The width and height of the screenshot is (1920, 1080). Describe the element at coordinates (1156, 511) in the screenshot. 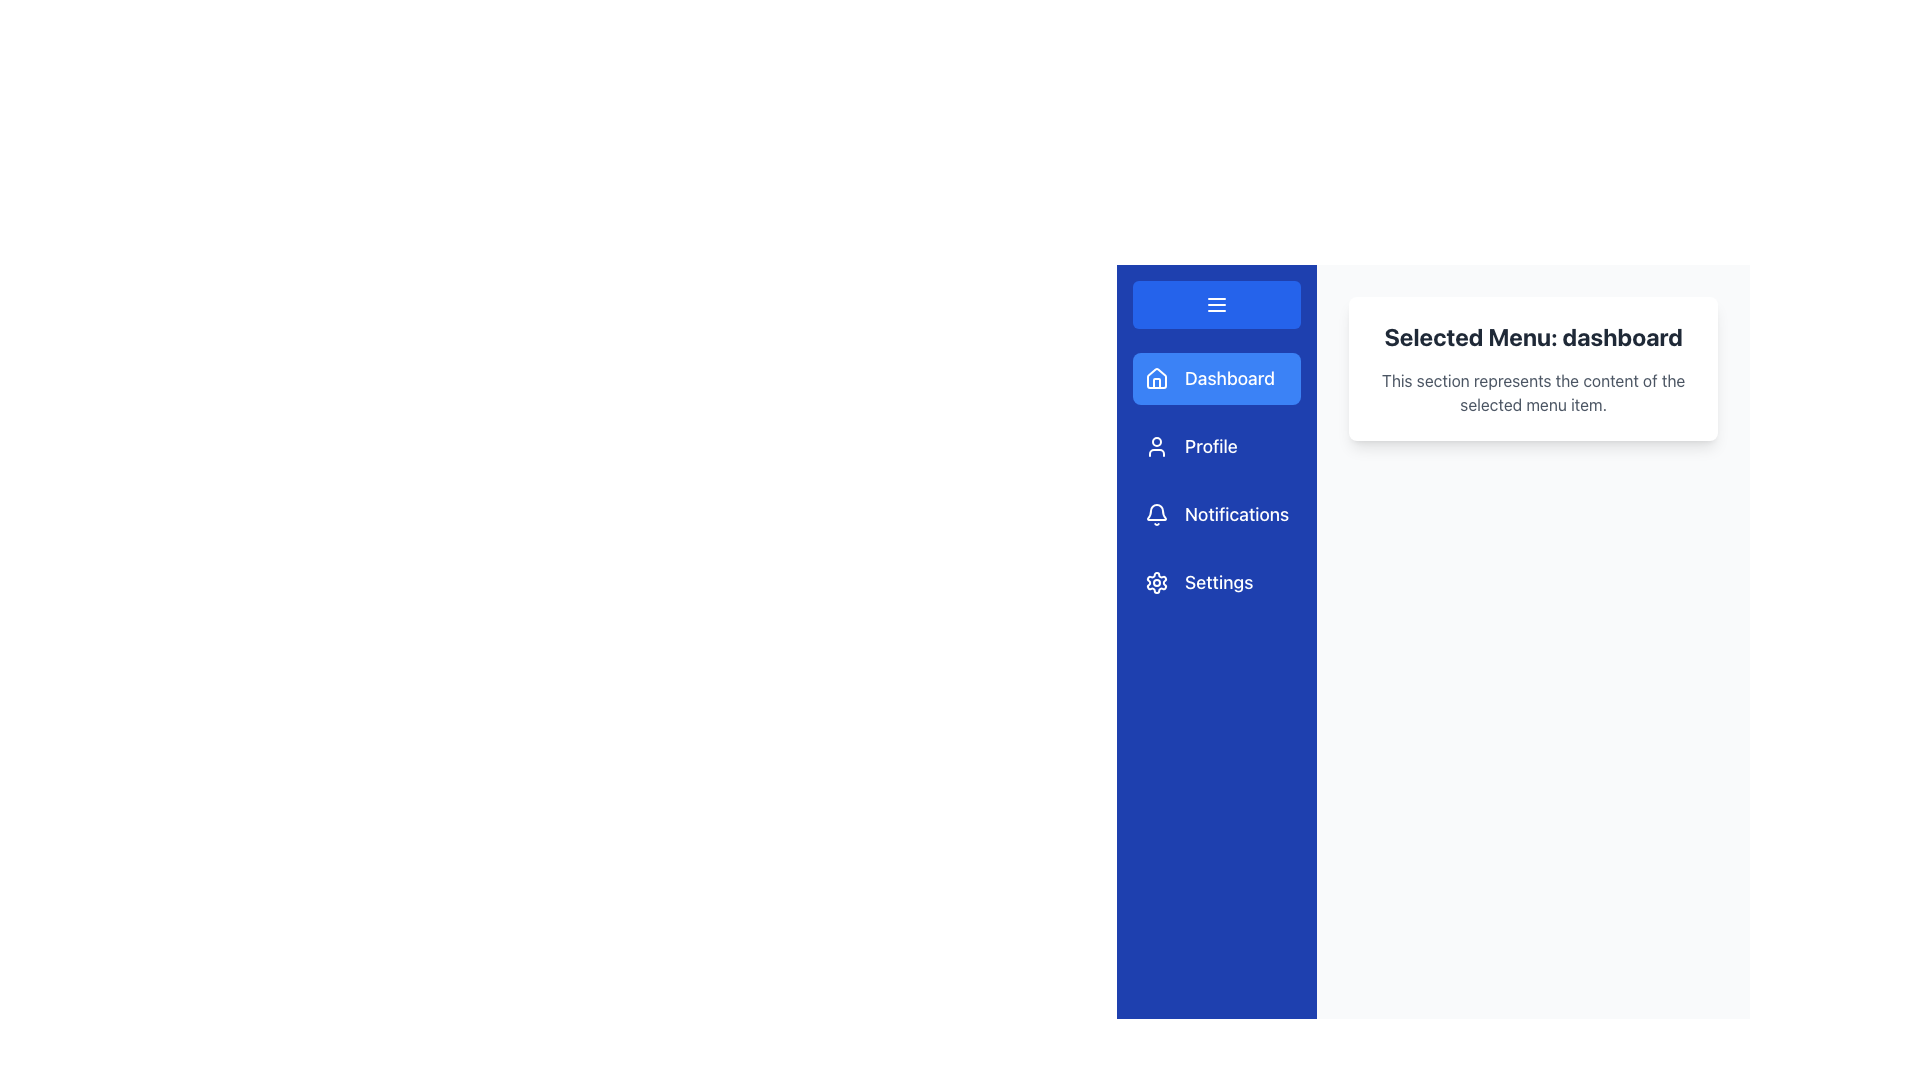

I see `the notification icon located in the blue sidebar, which is part of the interactive menu and is associated with the 'Notifications' label` at that location.